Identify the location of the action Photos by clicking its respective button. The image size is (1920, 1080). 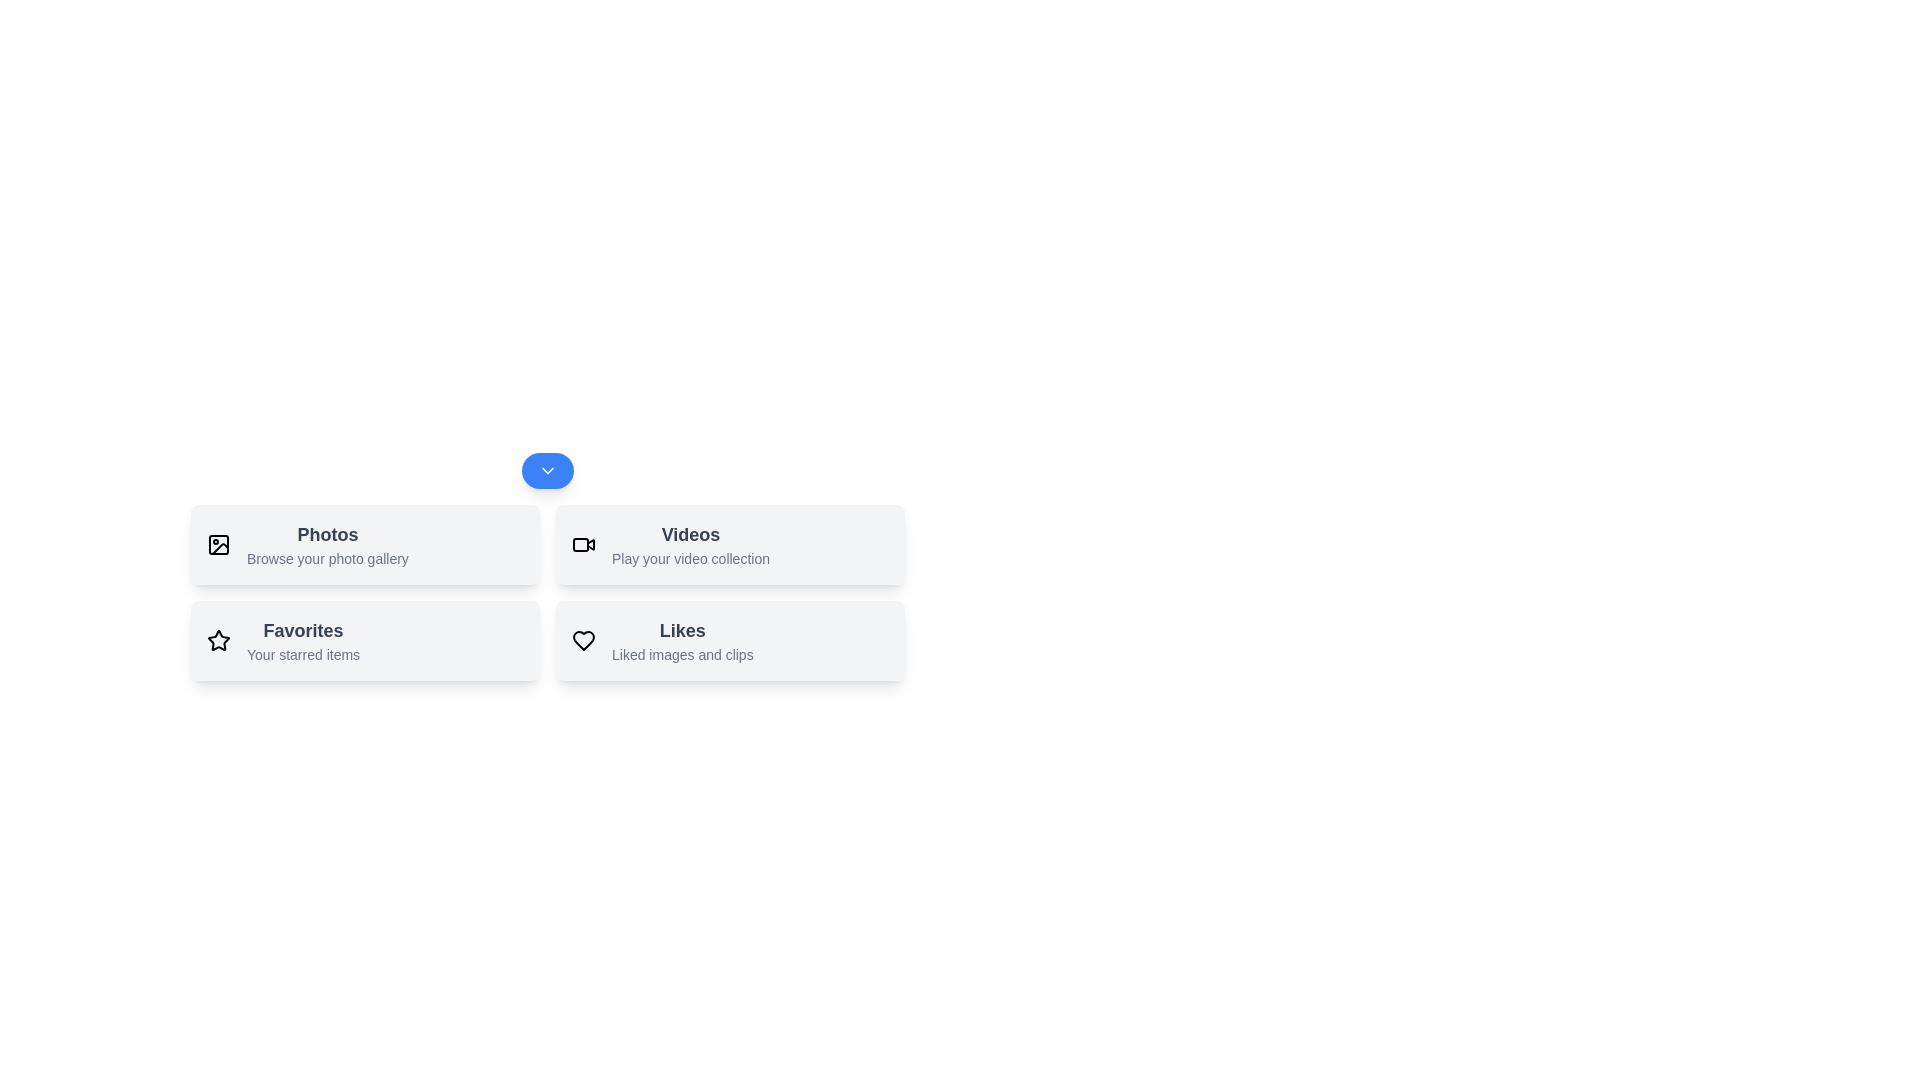
(365, 544).